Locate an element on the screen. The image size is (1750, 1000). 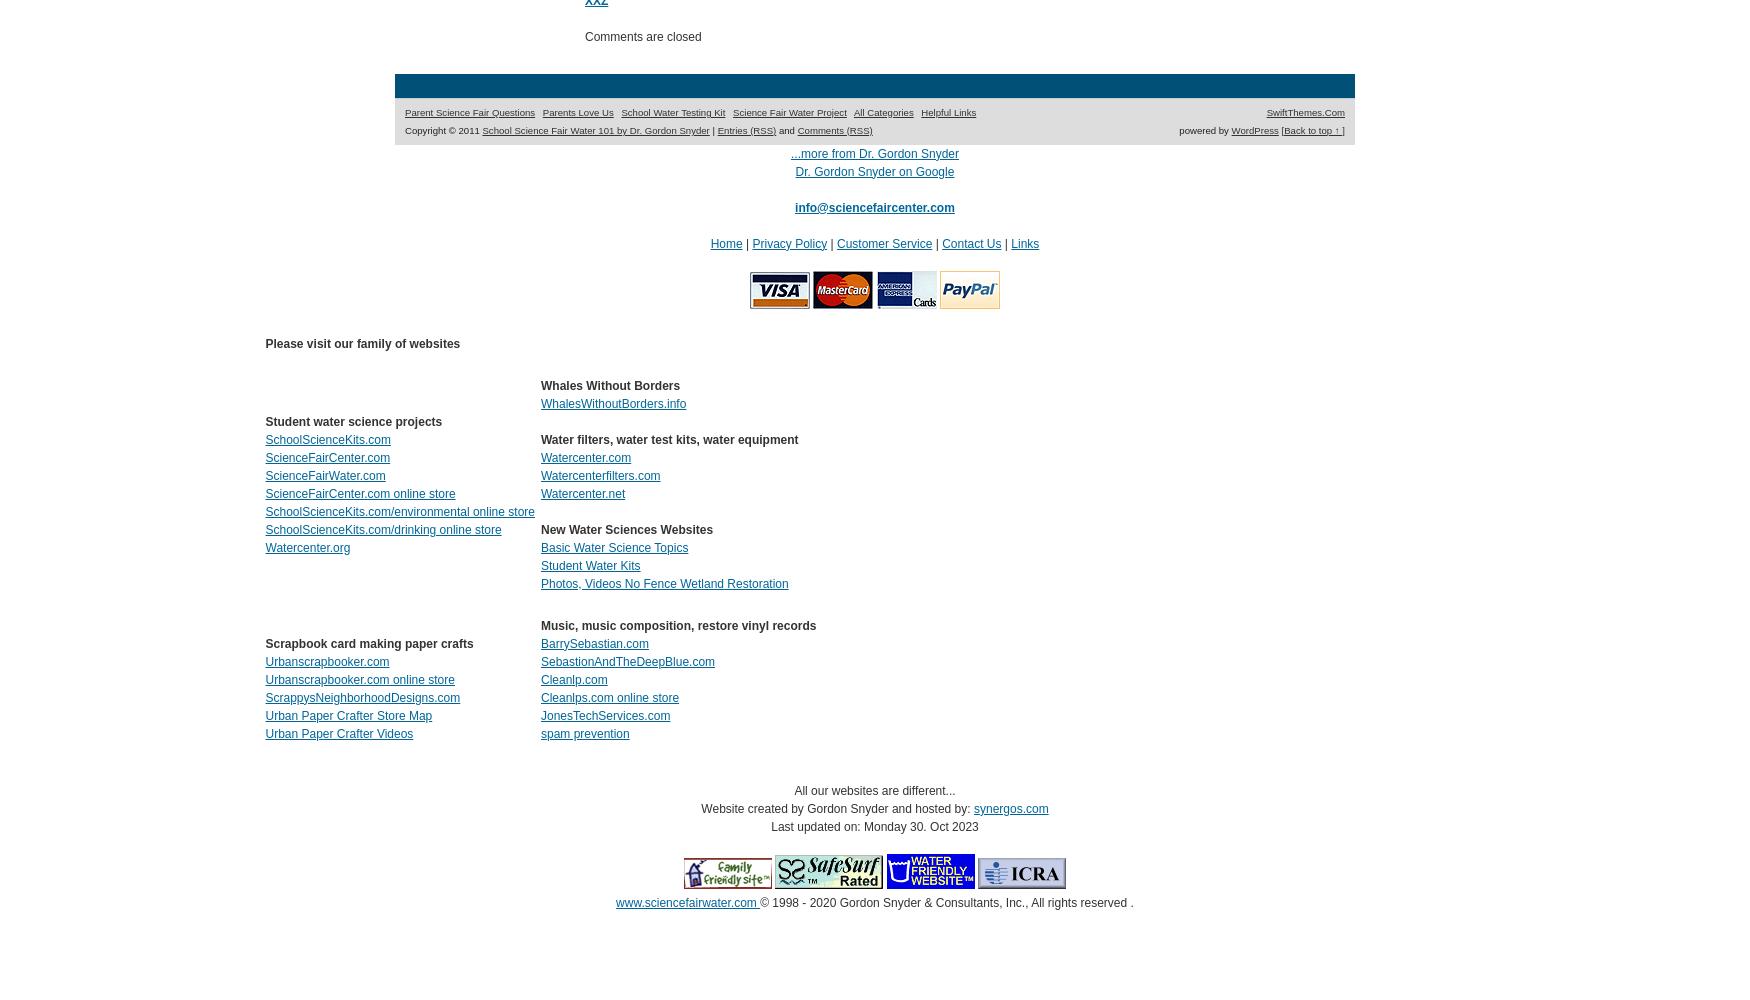
'and' is located at coordinates (774, 129).